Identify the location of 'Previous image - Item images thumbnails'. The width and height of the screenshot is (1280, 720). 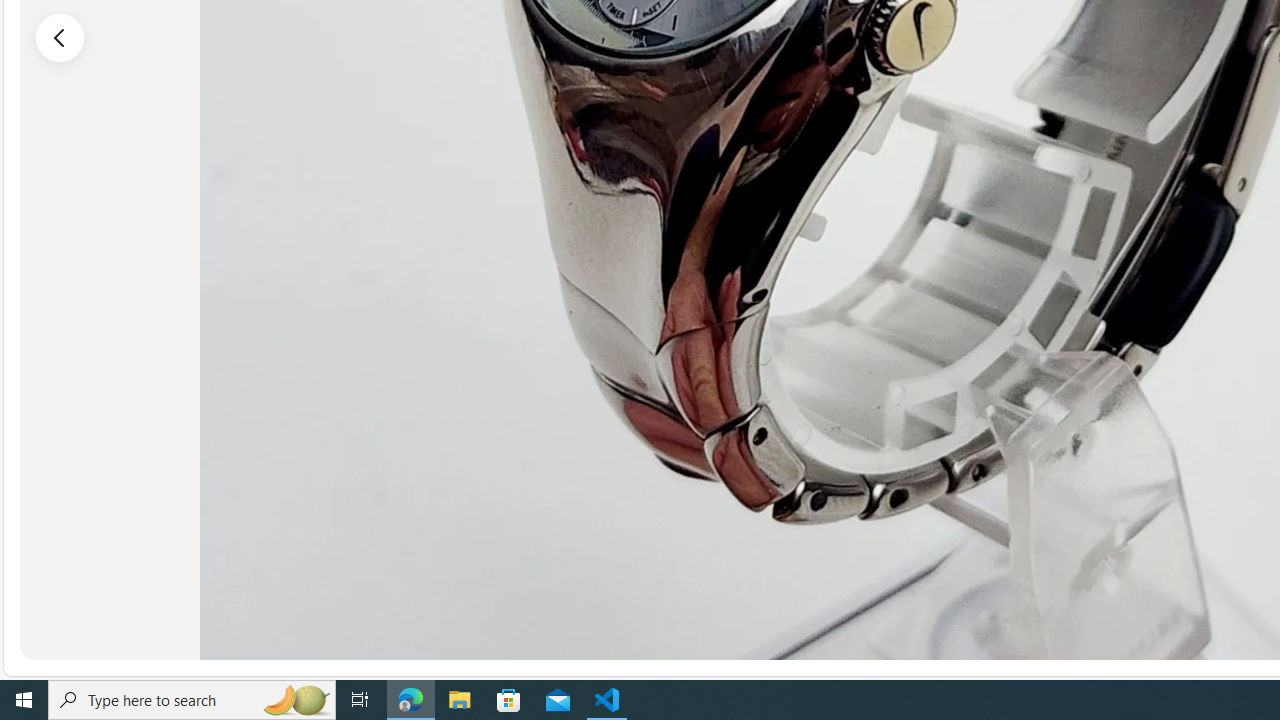
(60, 37).